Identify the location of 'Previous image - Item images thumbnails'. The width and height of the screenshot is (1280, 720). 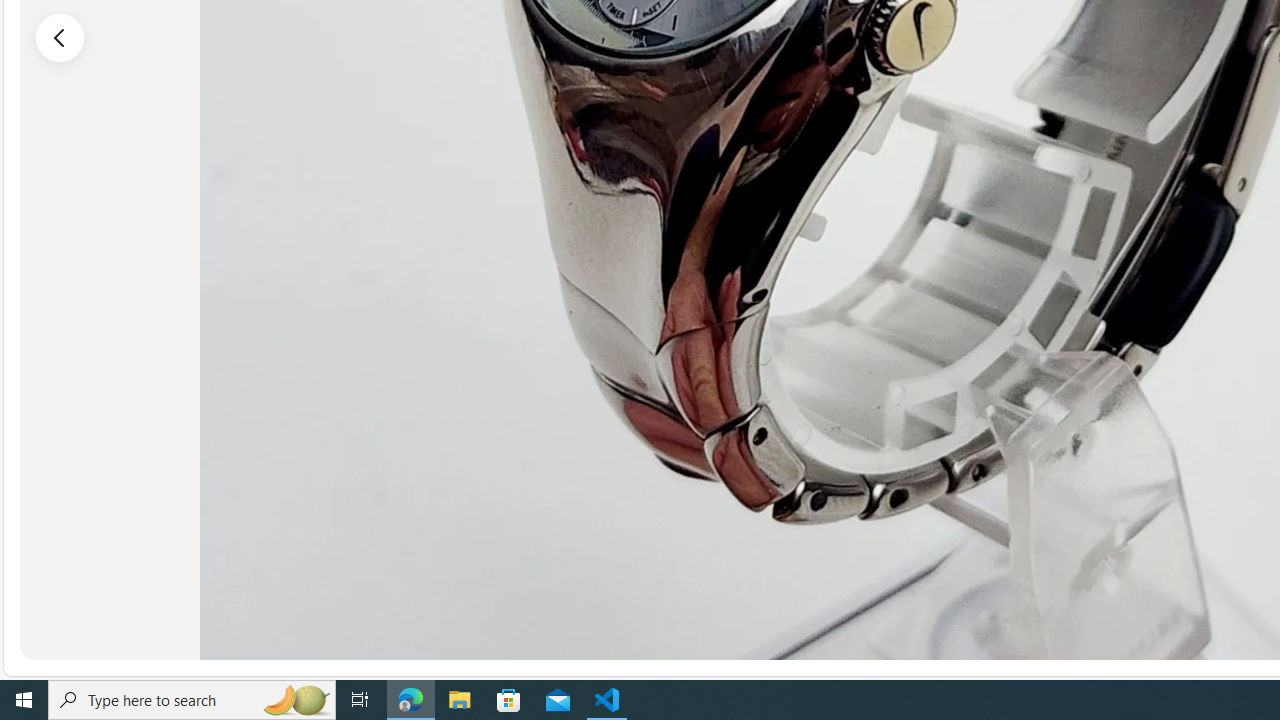
(60, 37).